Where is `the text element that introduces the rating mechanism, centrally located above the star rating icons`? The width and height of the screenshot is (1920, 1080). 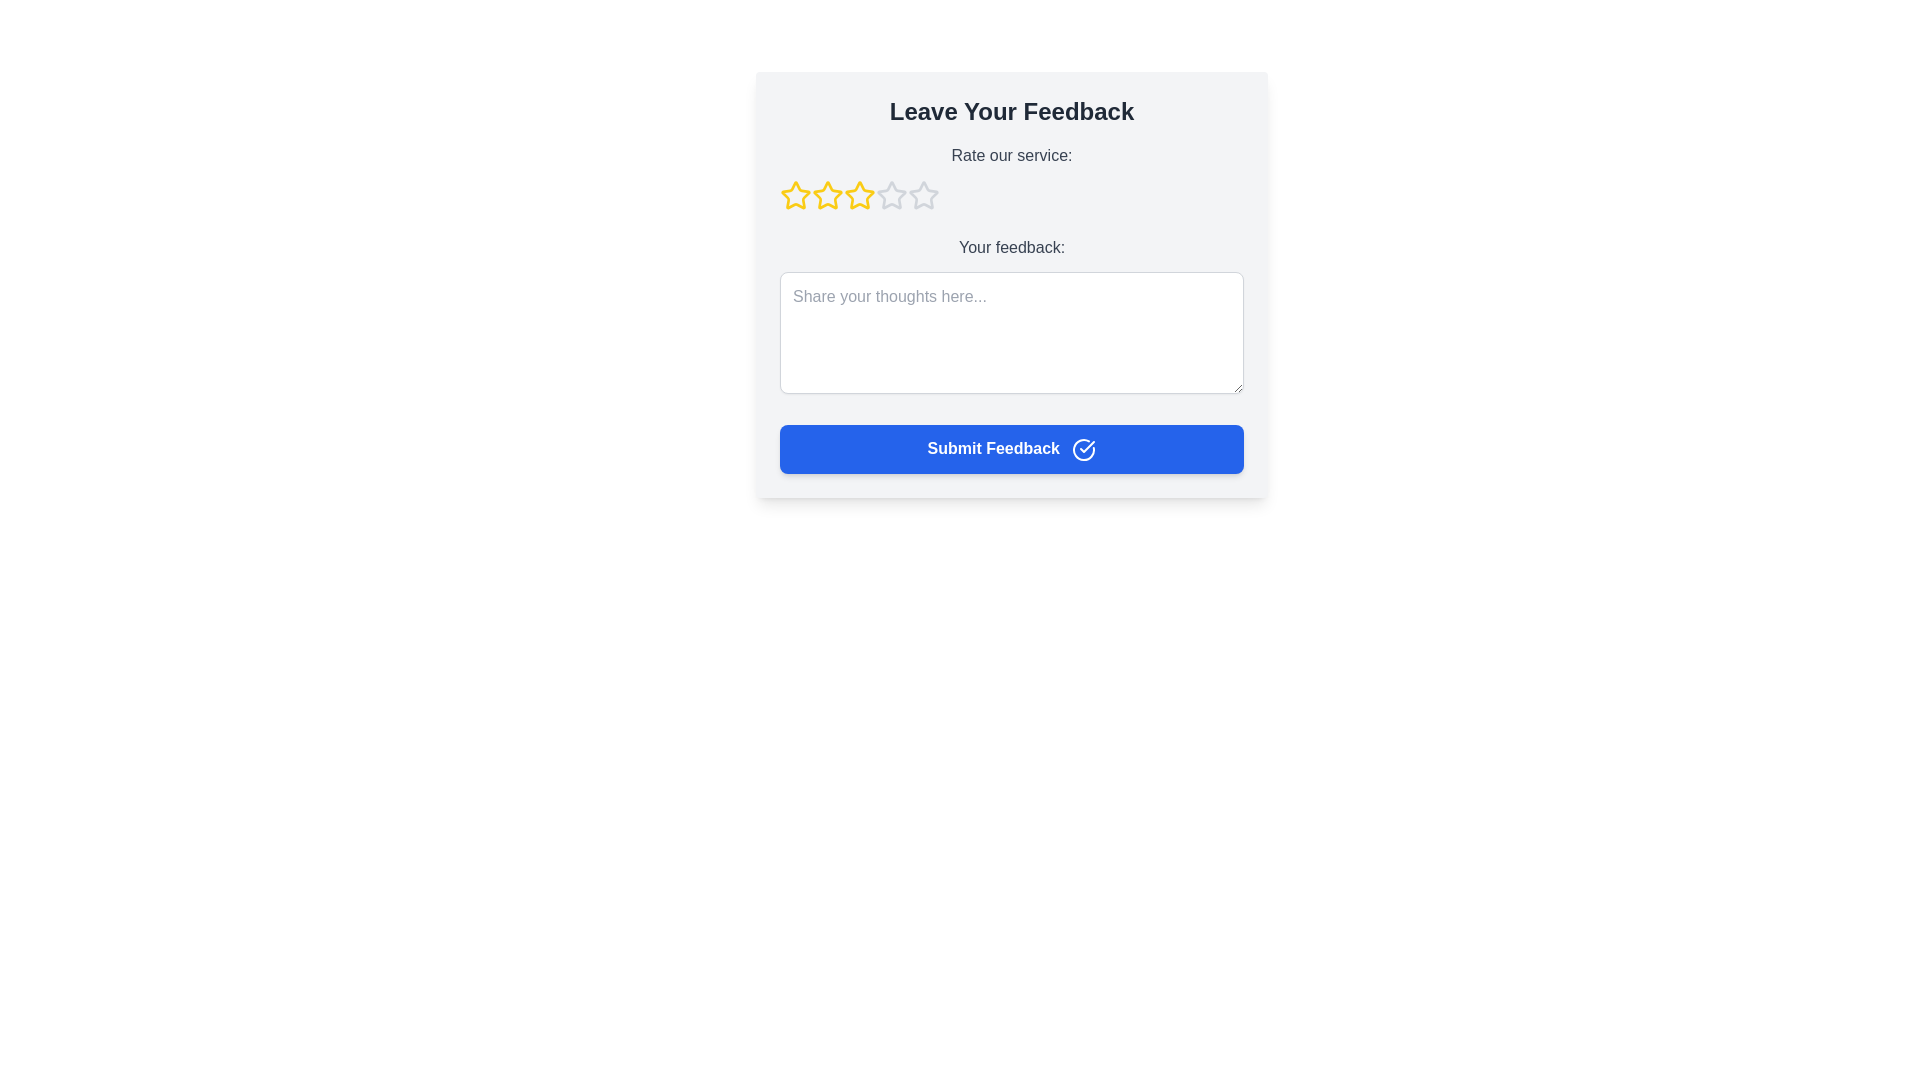
the text element that introduces the rating mechanism, centrally located above the star rating icons is located at coordinates (1012, 154).